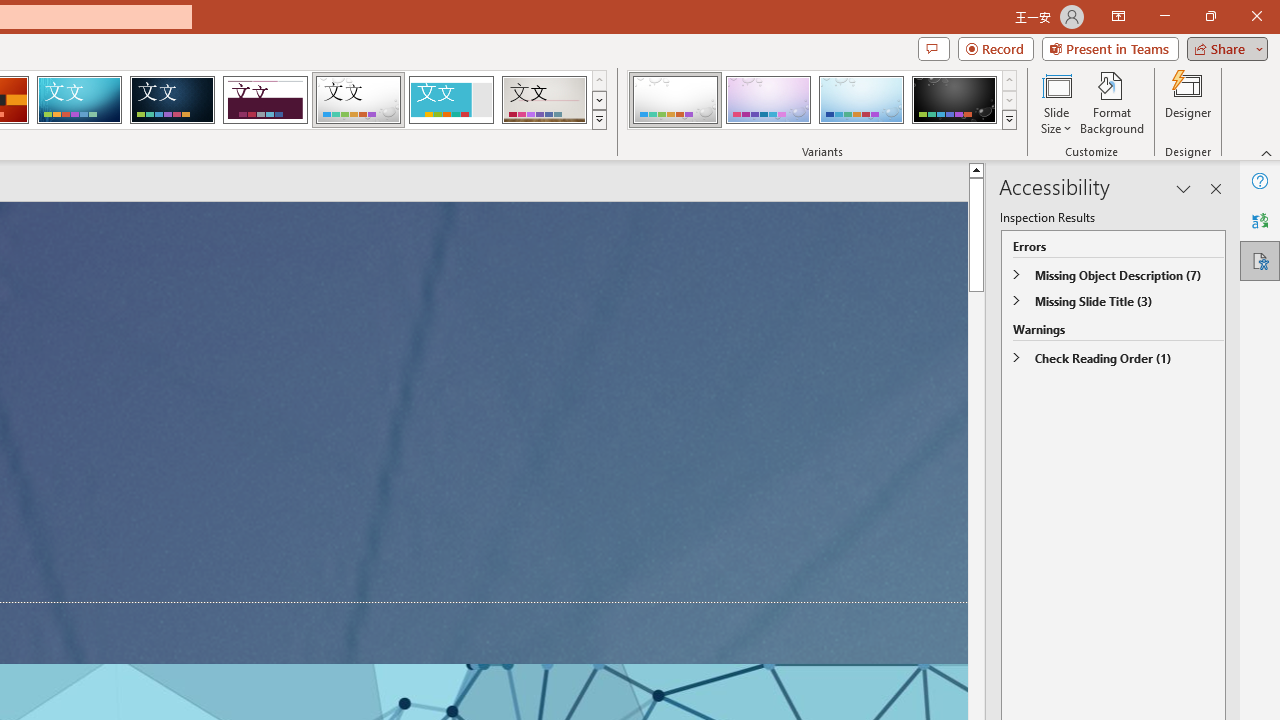  I want to click on 'Droplet', so click(358, 100).